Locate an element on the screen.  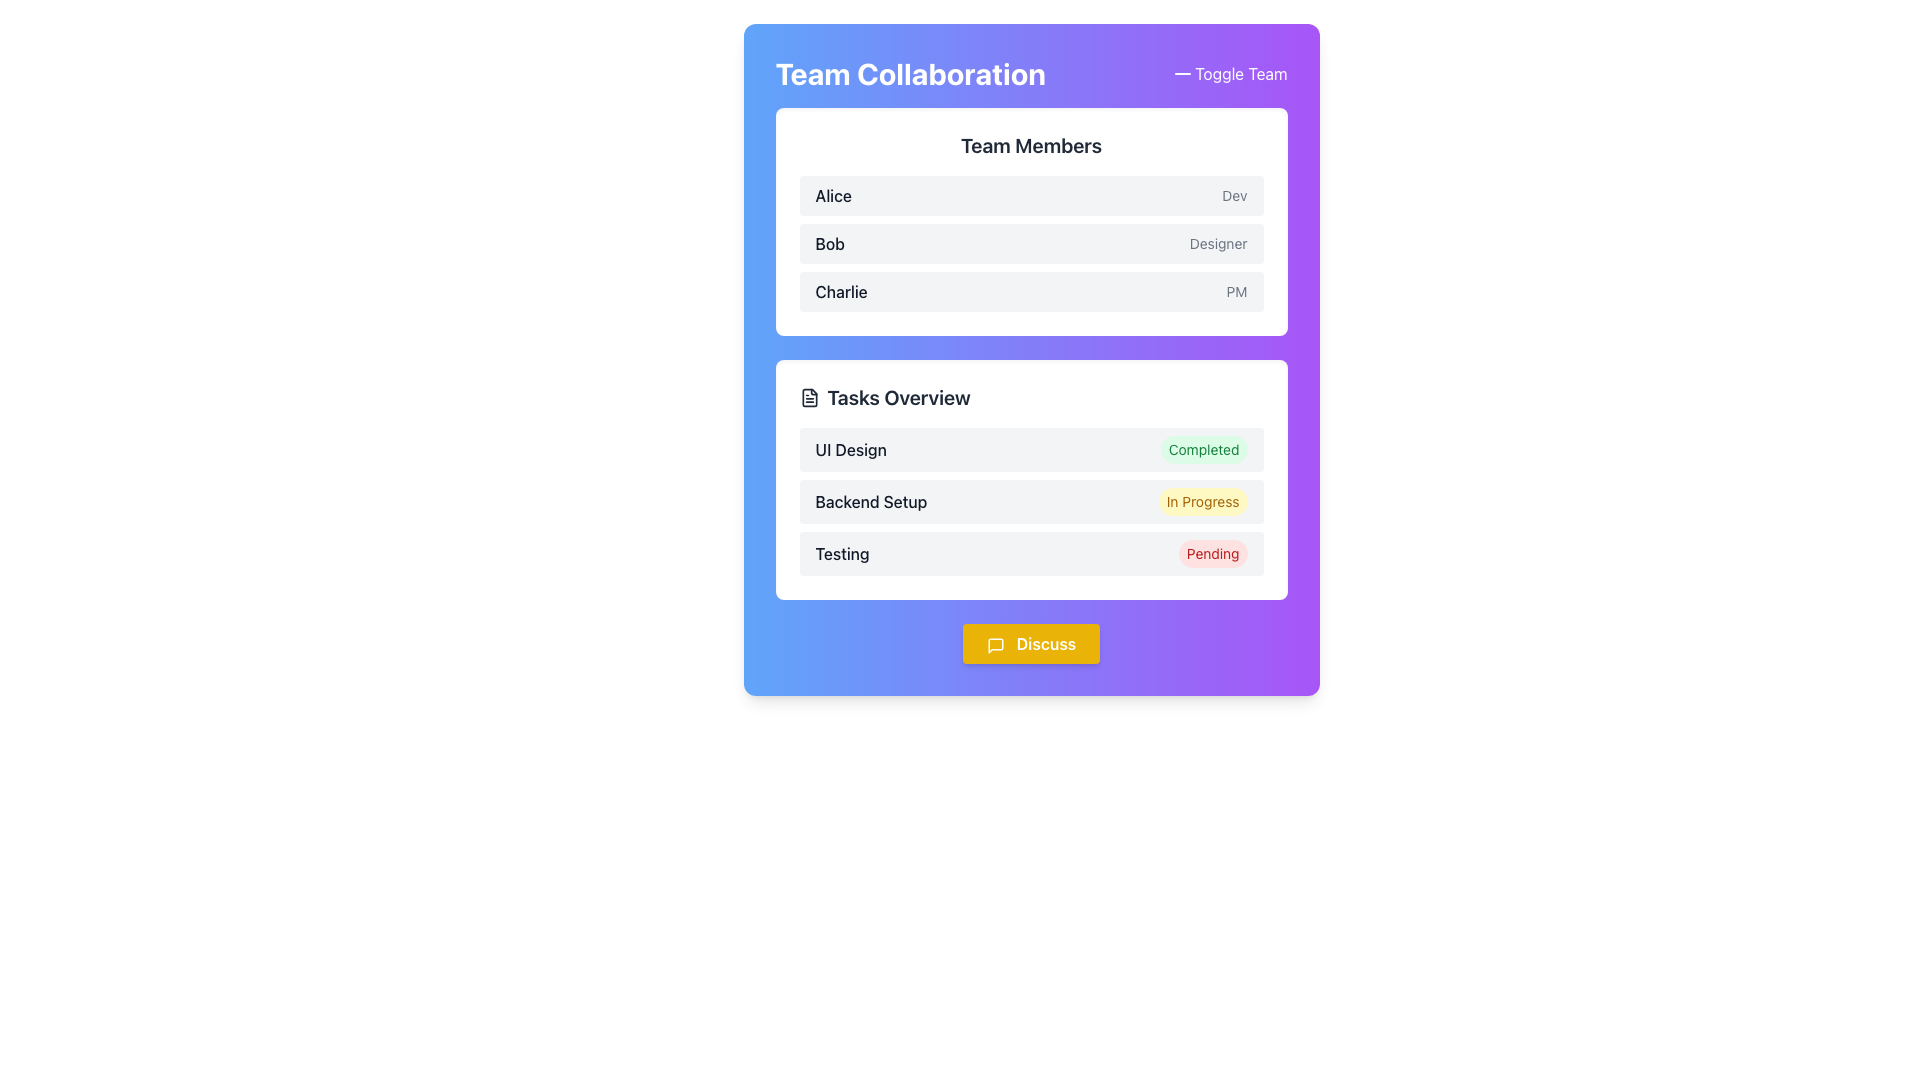
the speech bubble icon within the yellow button labeled 'Discuss', which is centrally located beneath the 'Tasks Overview' section is located at coordinates (995, 645).